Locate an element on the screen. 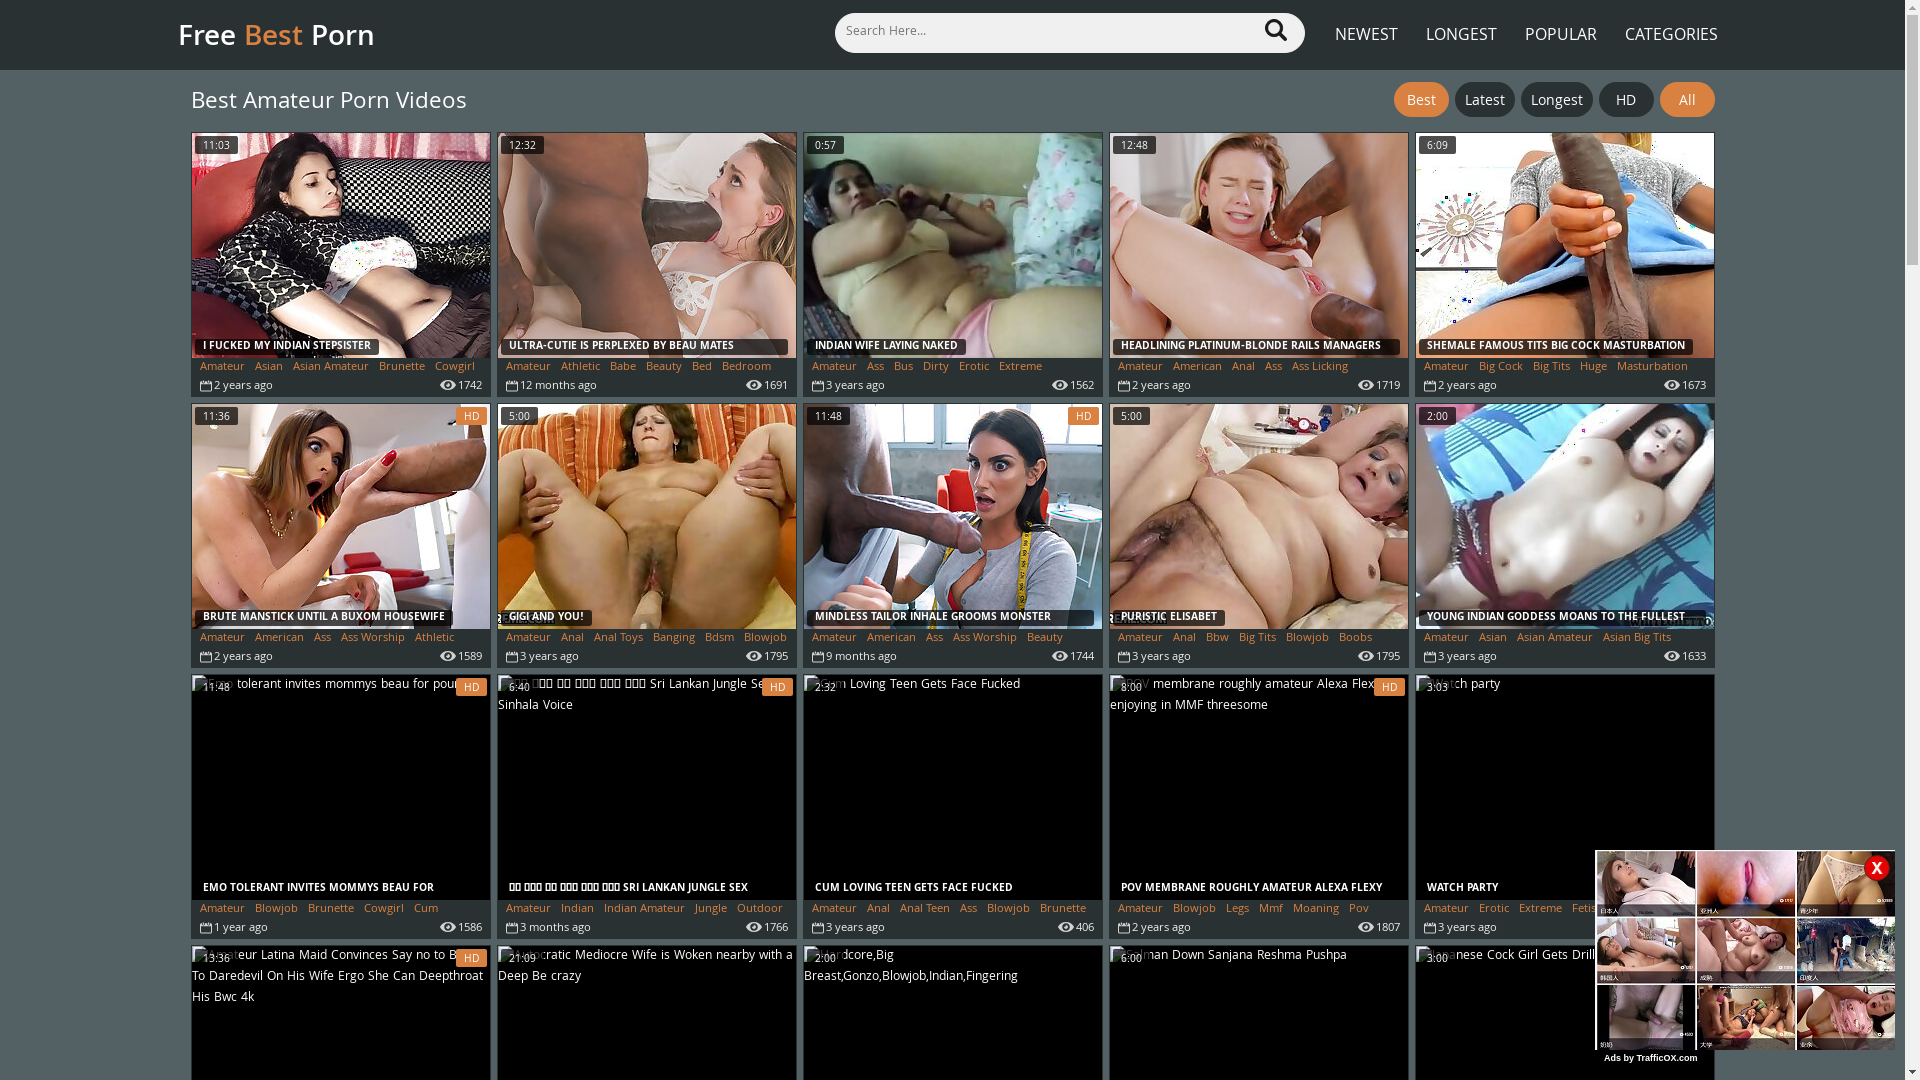 The image size is (1920, 1080). 'Amateur' is located at coordinates (528, 367).